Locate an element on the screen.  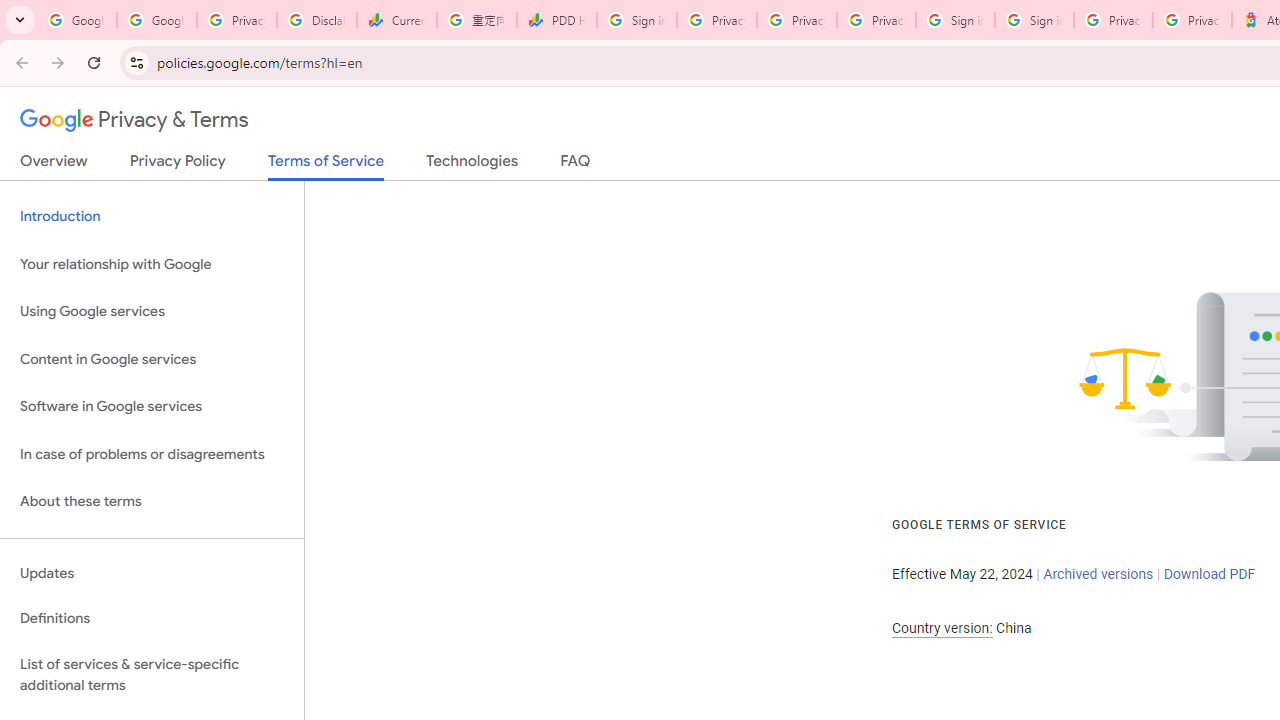
'About these terms' is located at coordinates (151, 501).